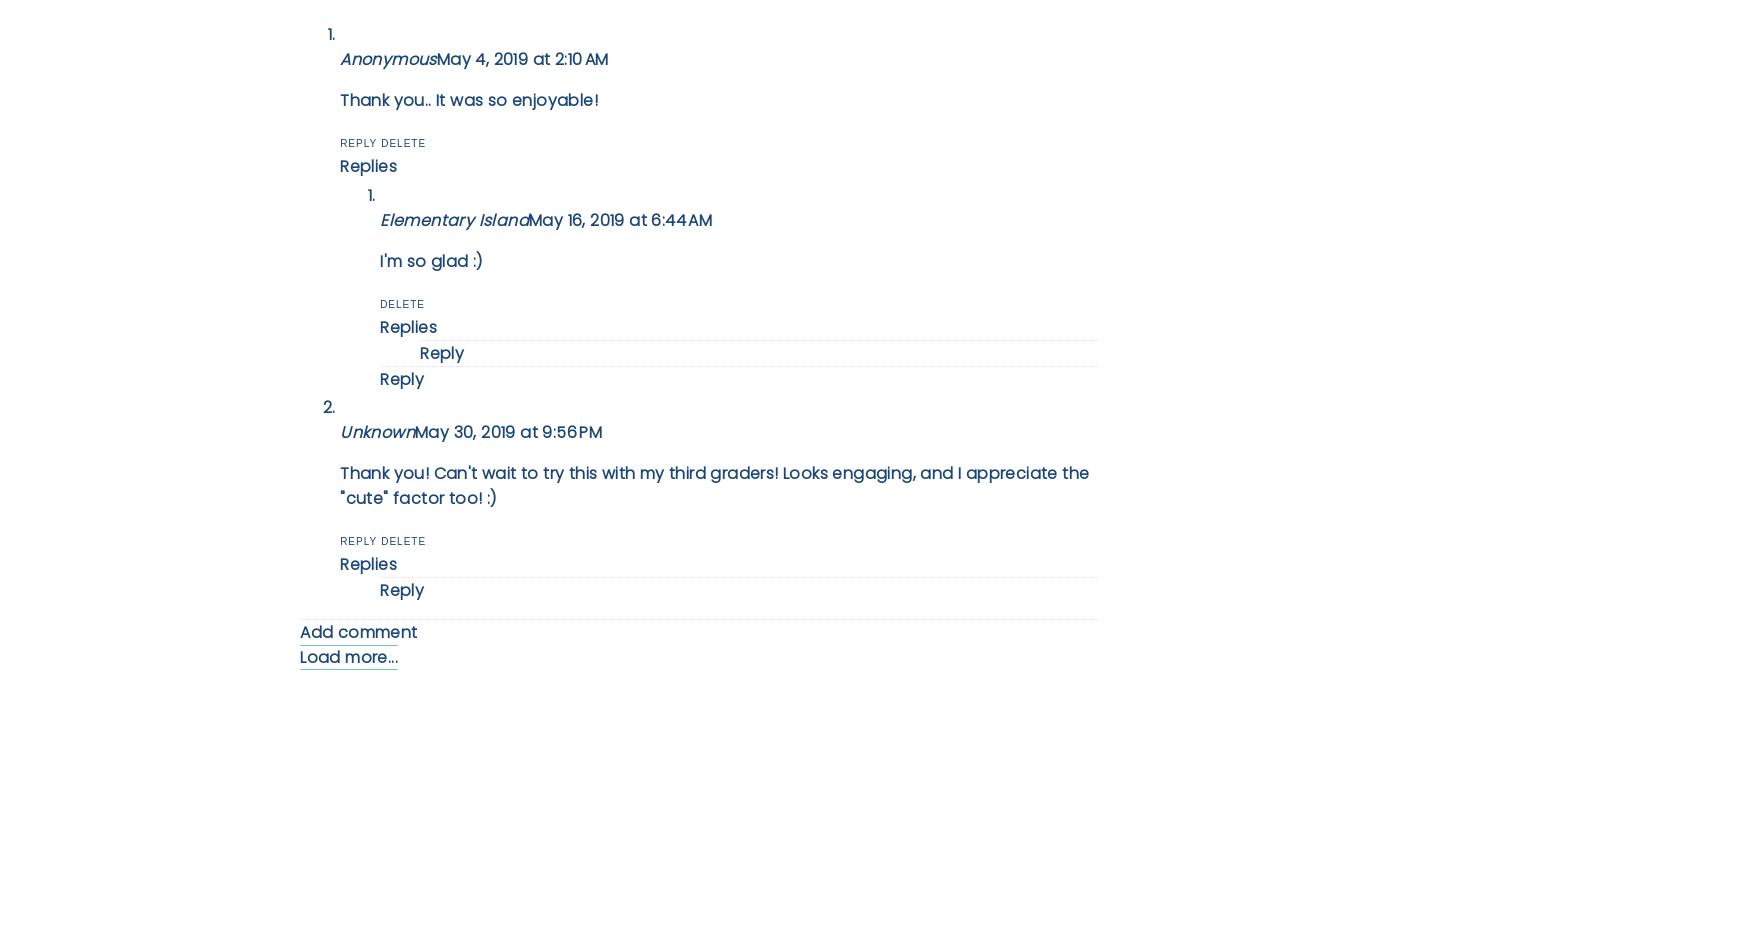  Describe the element at coordinates (339, 485) in the screenshot. I see `'Thank you! Can't wait to try this with my third graders!  Looks engaging, and I appreciate the "cute" factor too! :)'` at that location.